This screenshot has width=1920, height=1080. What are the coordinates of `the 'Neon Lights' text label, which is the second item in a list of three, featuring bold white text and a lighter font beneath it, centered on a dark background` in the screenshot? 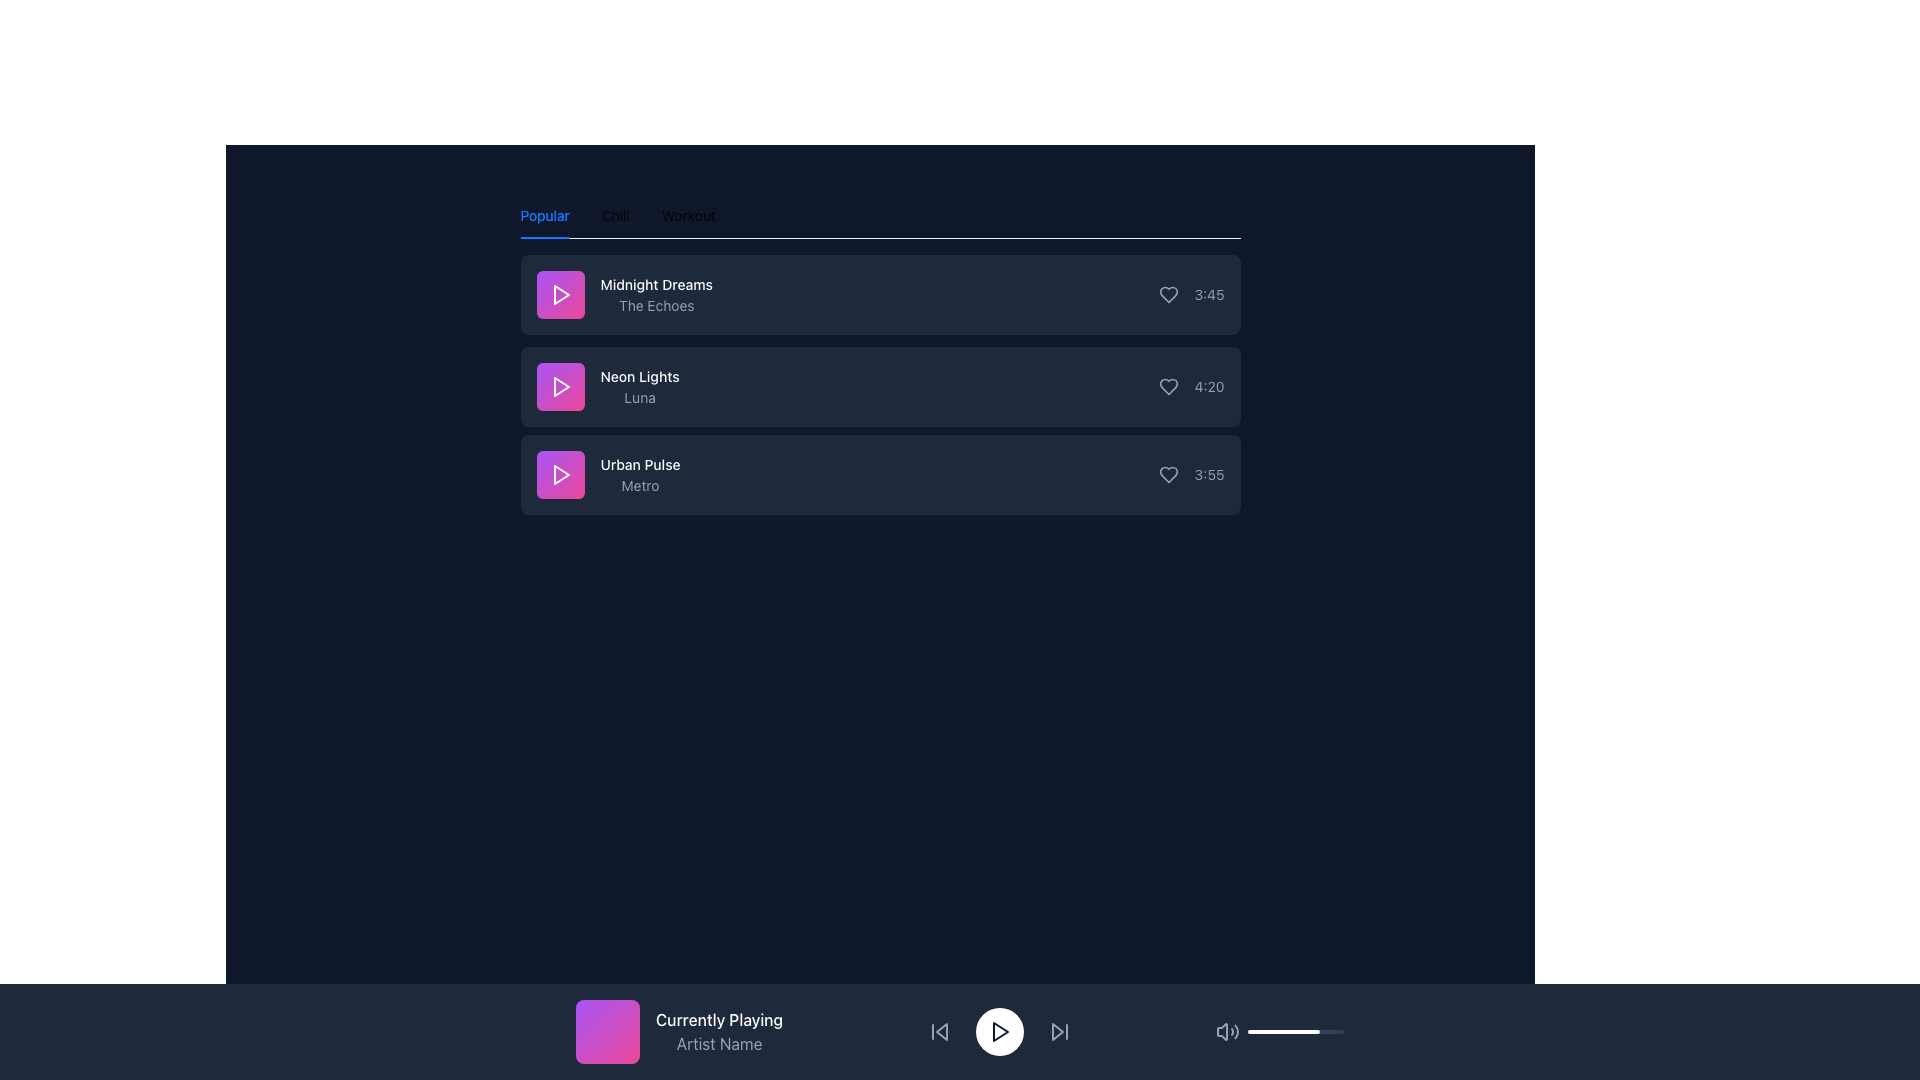 It's located at (640, 386).